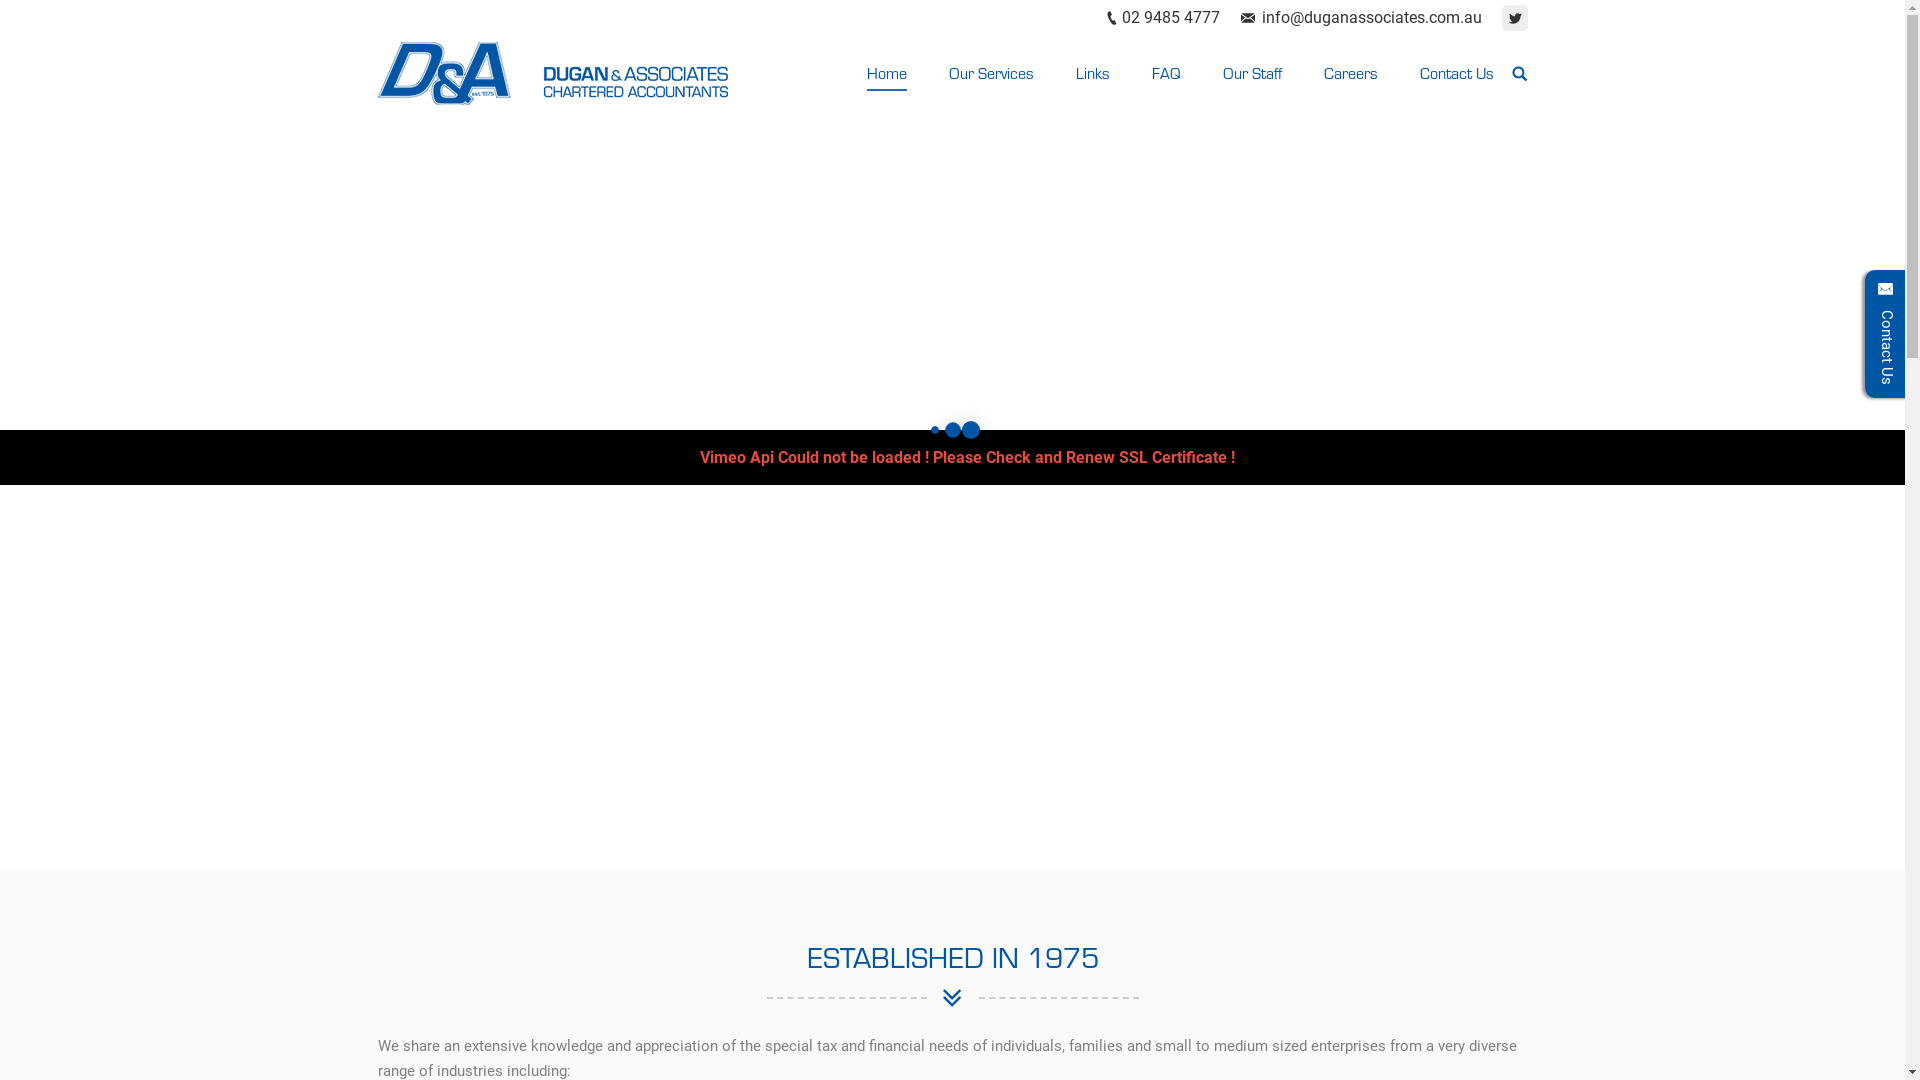 The height and width of the screenshot is (1080, 1920). Describe the element at coordinates (1093, 72) in the screenshot. I see `'Links'` at that location.